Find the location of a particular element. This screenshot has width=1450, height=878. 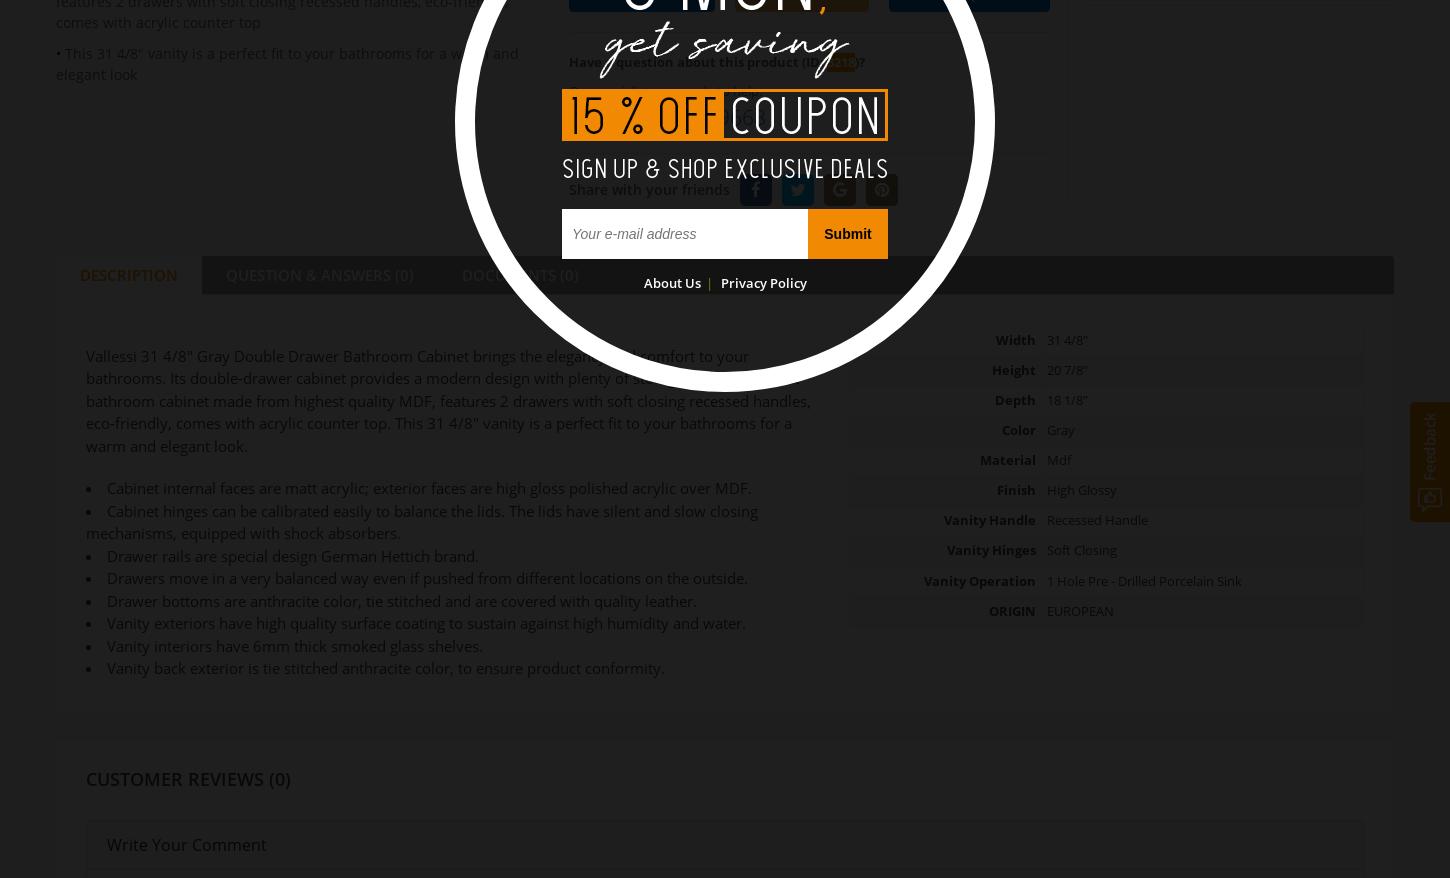

'Height' is located at coordinates (1013, 368).